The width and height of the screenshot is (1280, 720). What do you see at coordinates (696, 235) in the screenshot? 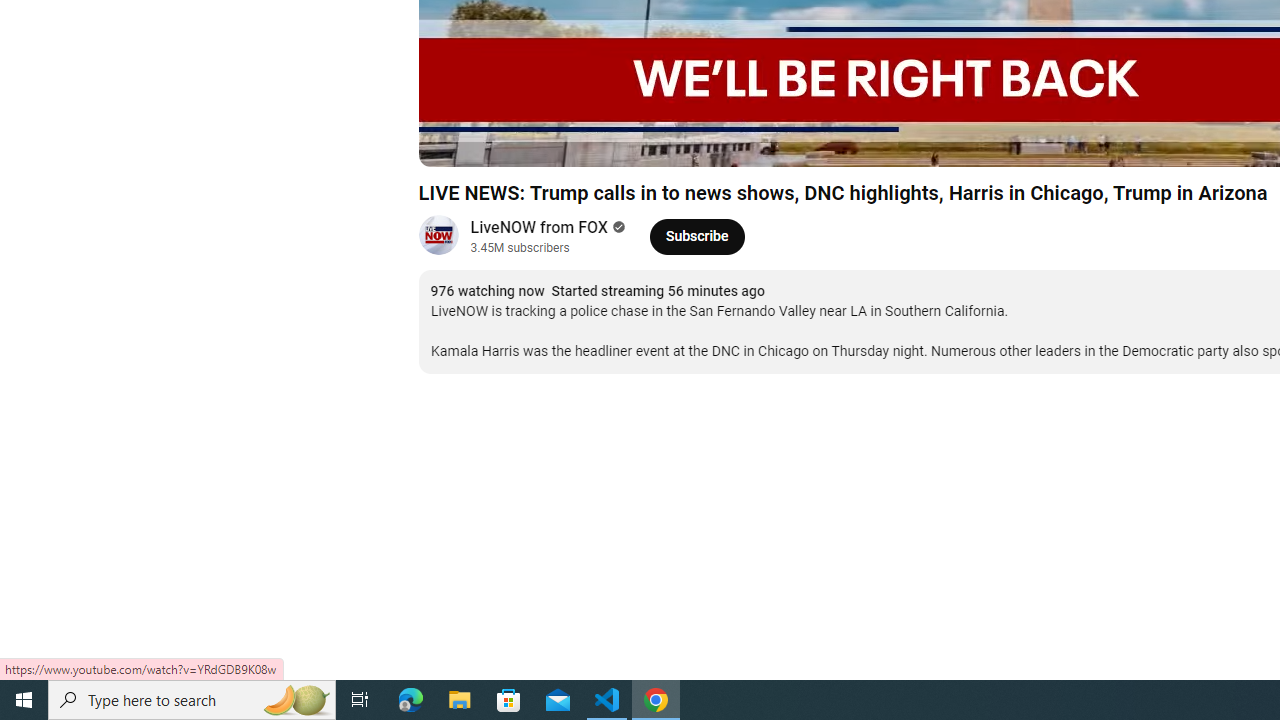
I see `'Subscribe to LiveNOW from FOX.'` at bounding box center [696, 235].